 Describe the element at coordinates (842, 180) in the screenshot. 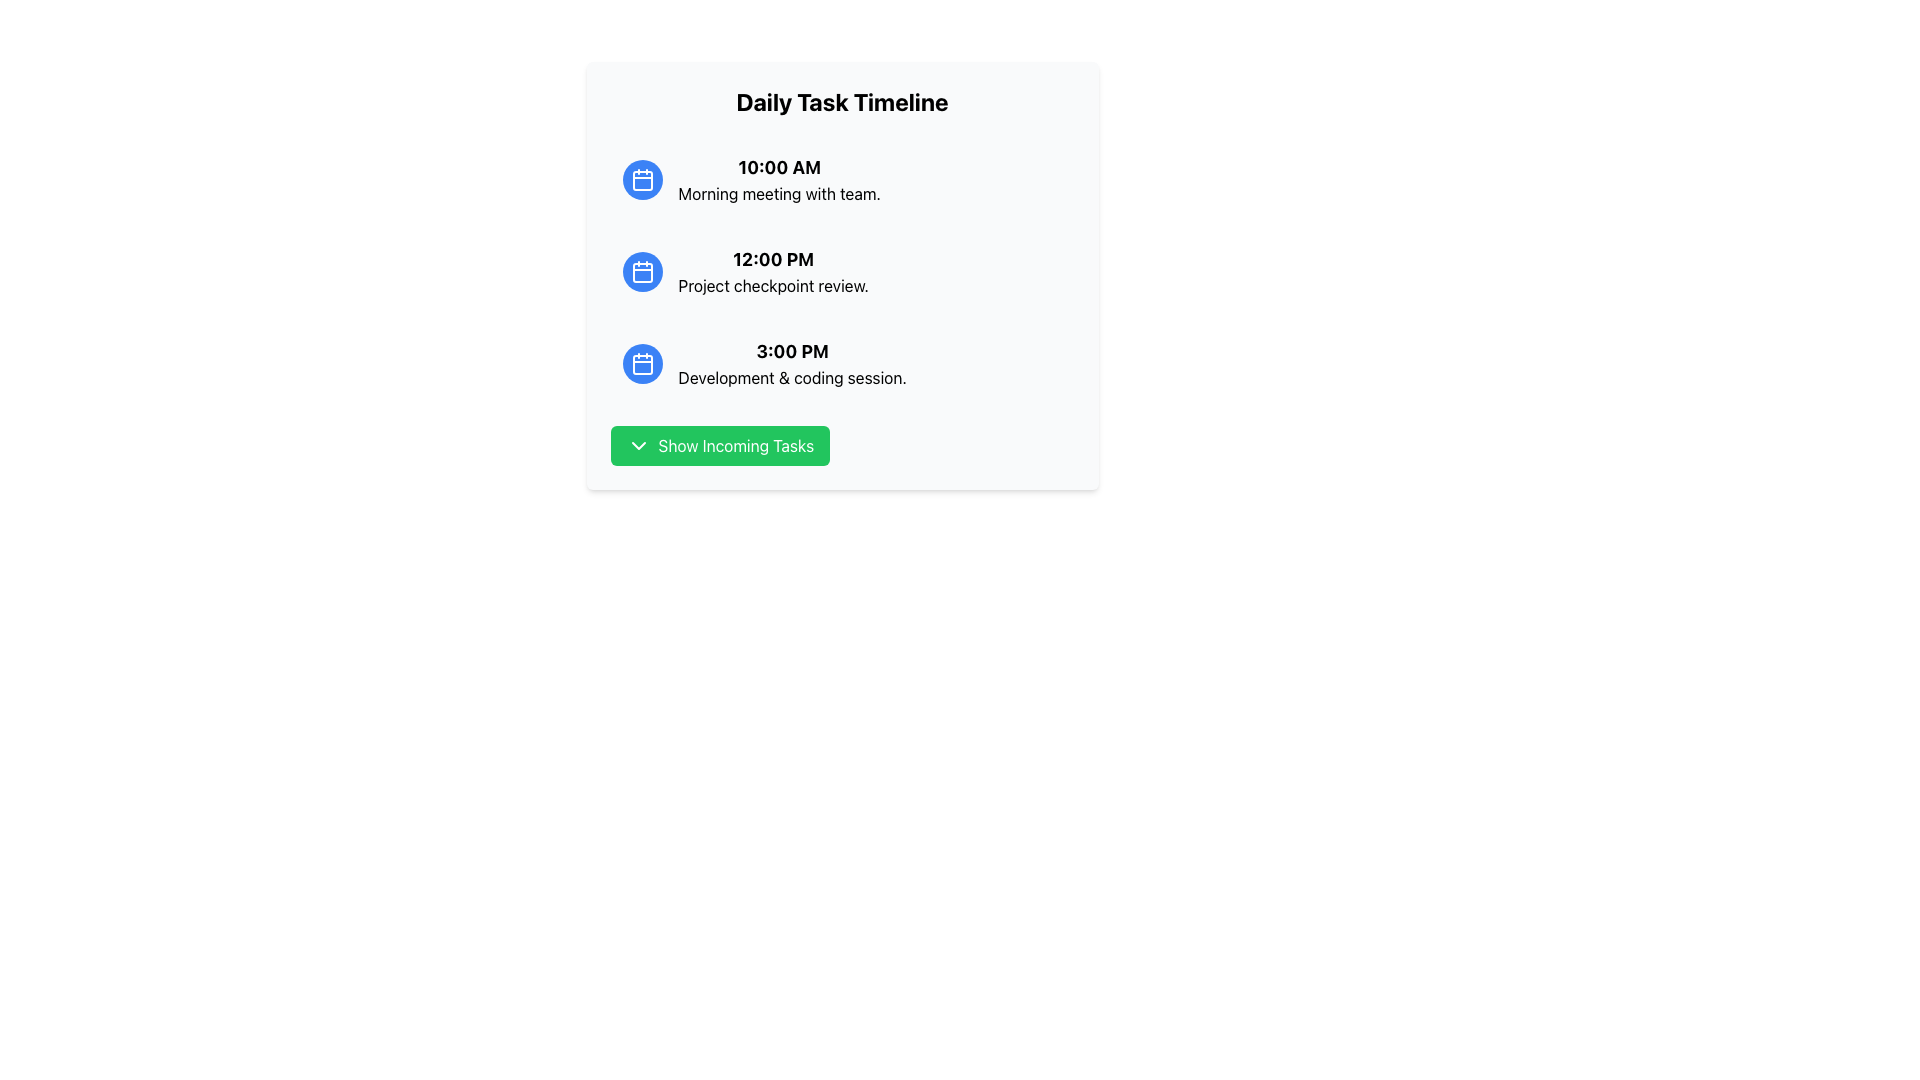

I see `the first entry of the 'Daily Task Timeline' list by clicking on it` at that location.